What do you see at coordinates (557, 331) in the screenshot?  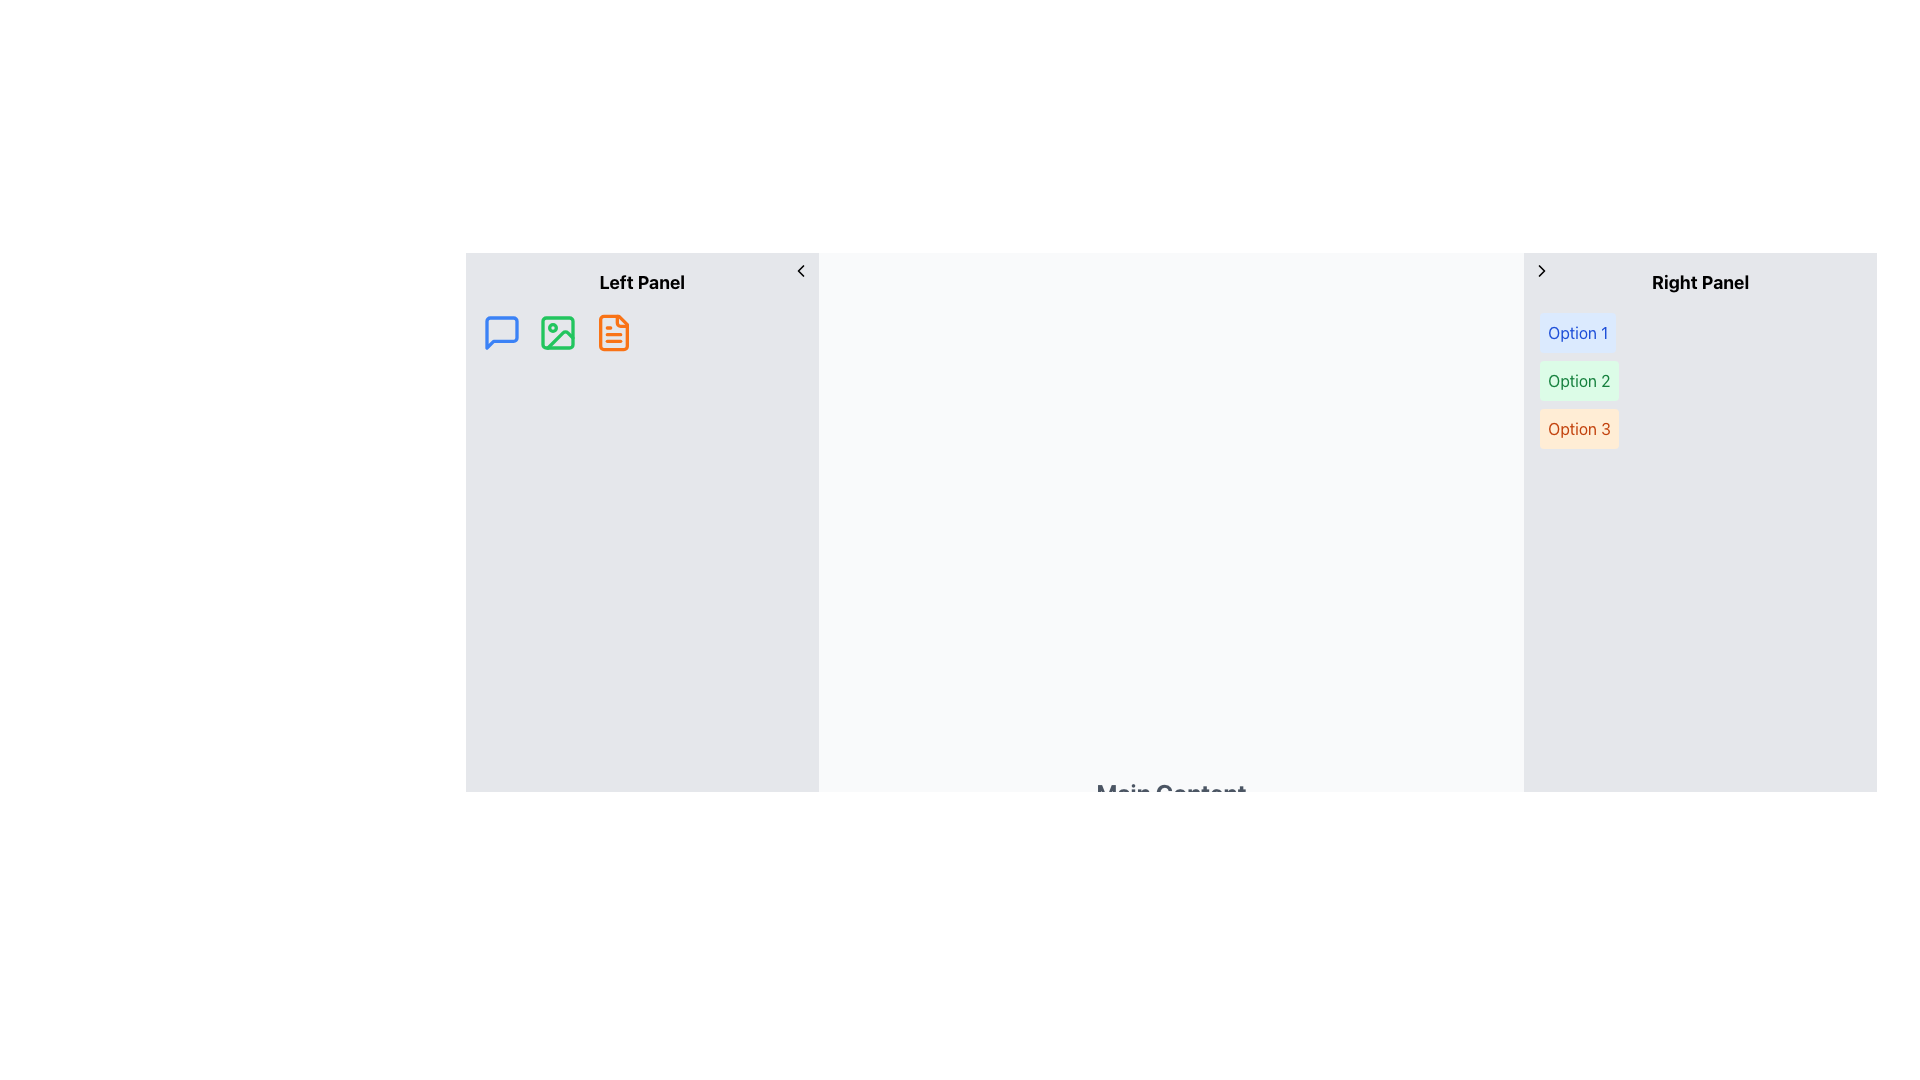 I see `the green picture frame icon located between the blue speech bubble and the orange document icon in the left panel` at bounding box center [557, 331].